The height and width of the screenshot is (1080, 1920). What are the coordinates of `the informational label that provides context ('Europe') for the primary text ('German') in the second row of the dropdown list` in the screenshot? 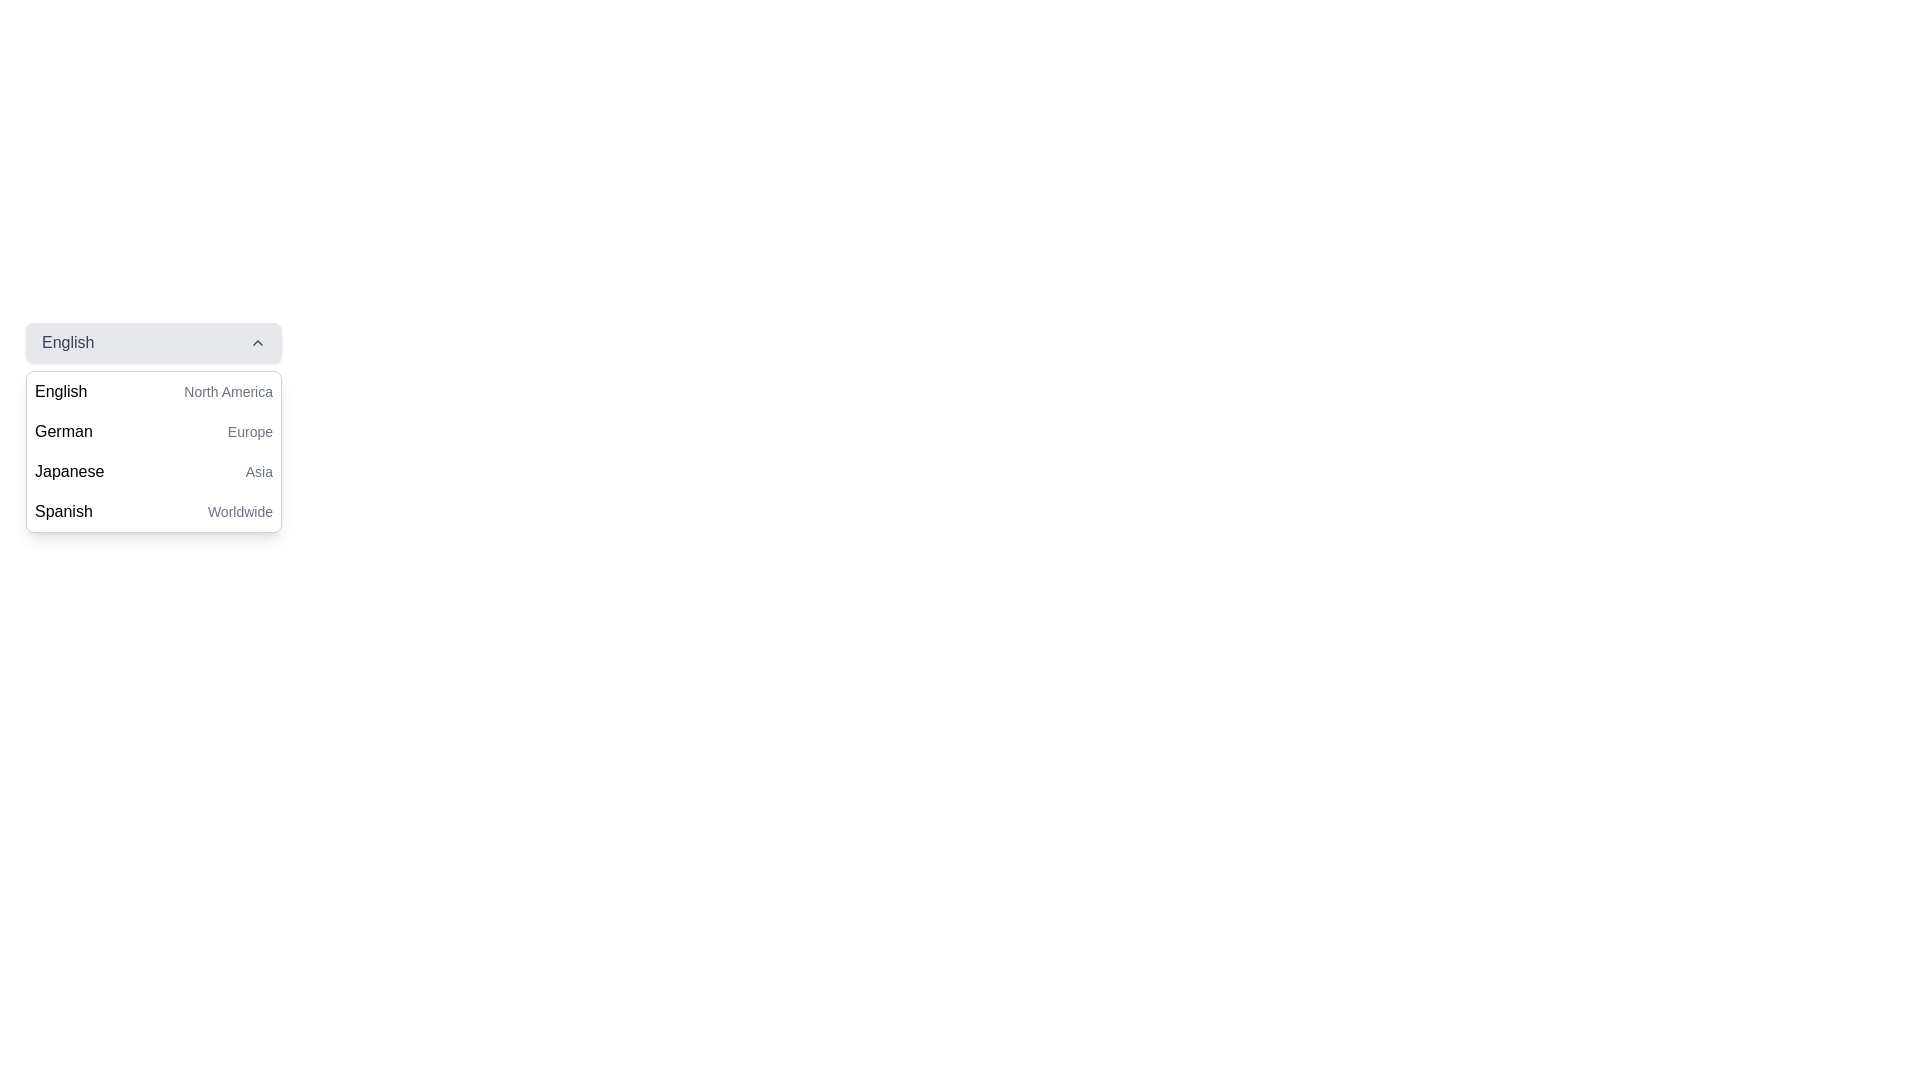 It's located at (249, 431).